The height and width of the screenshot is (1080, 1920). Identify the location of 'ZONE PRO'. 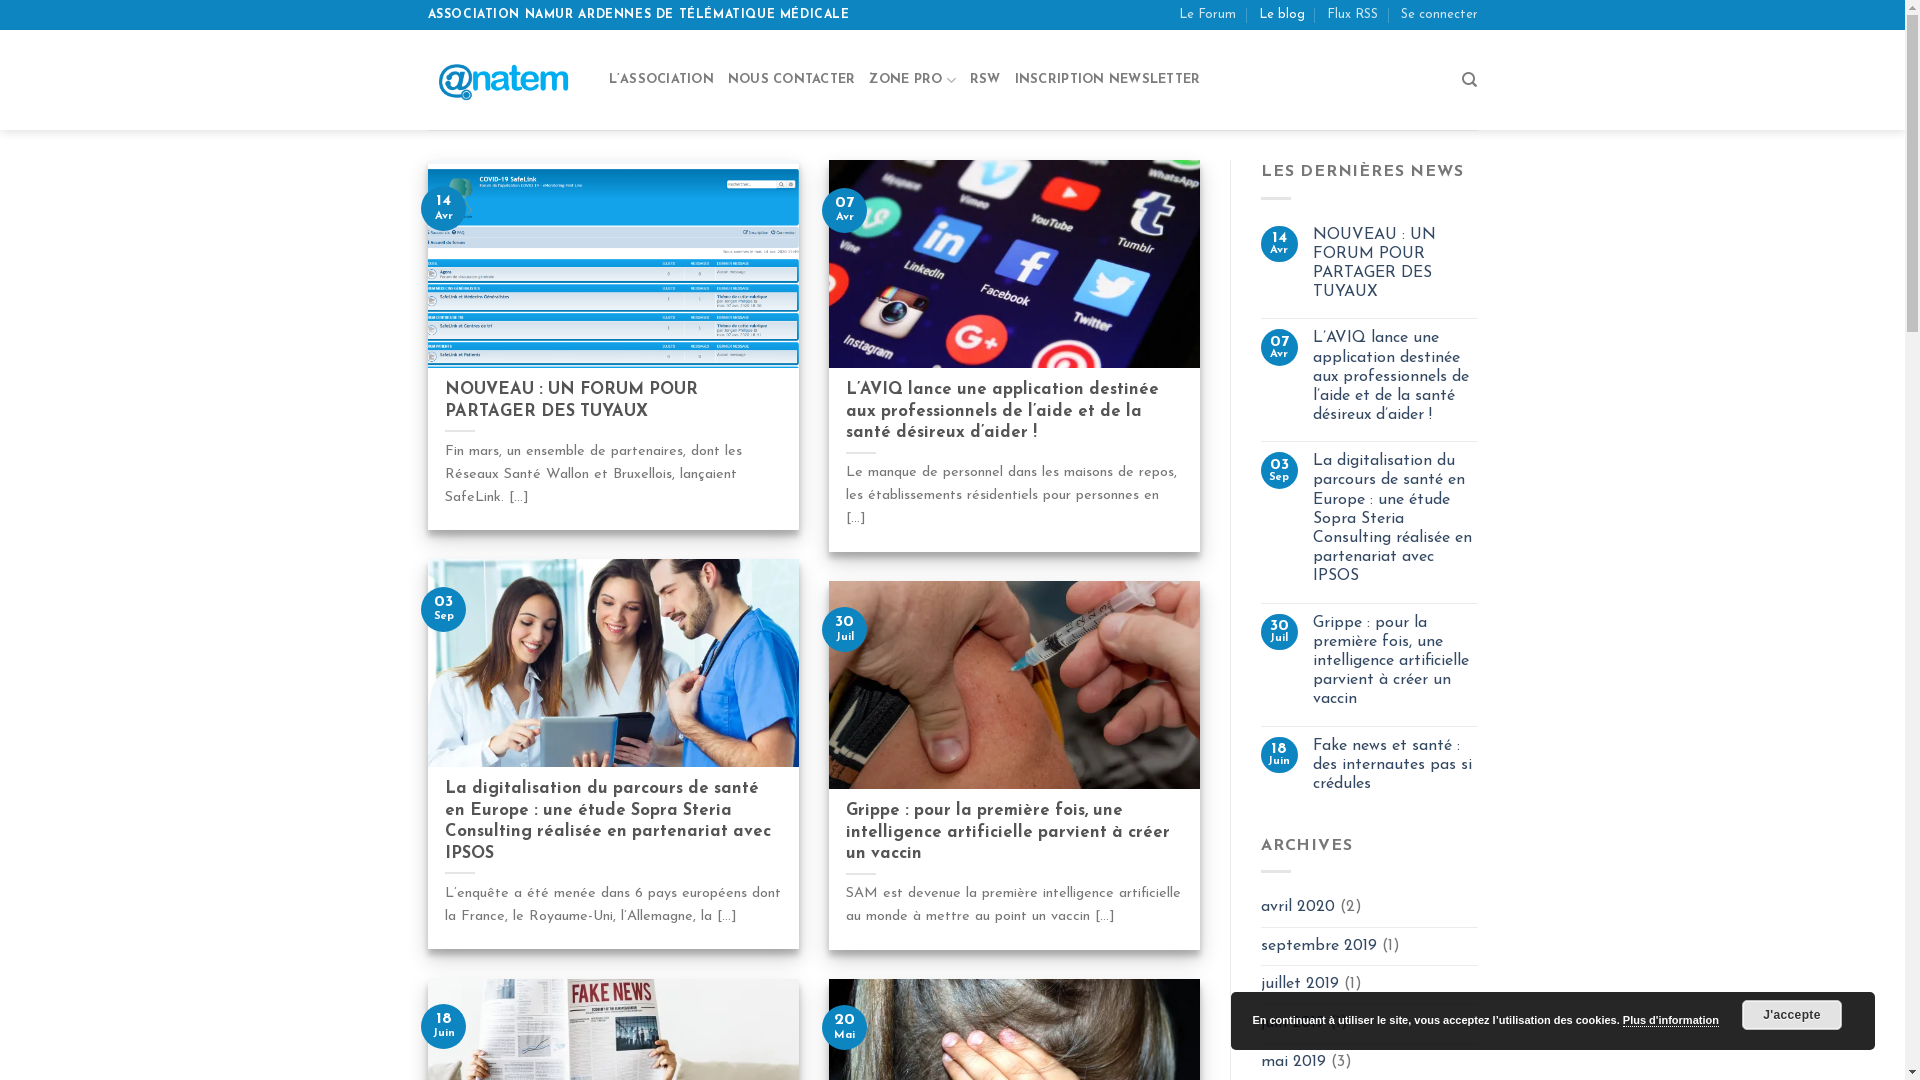
(911, 79).